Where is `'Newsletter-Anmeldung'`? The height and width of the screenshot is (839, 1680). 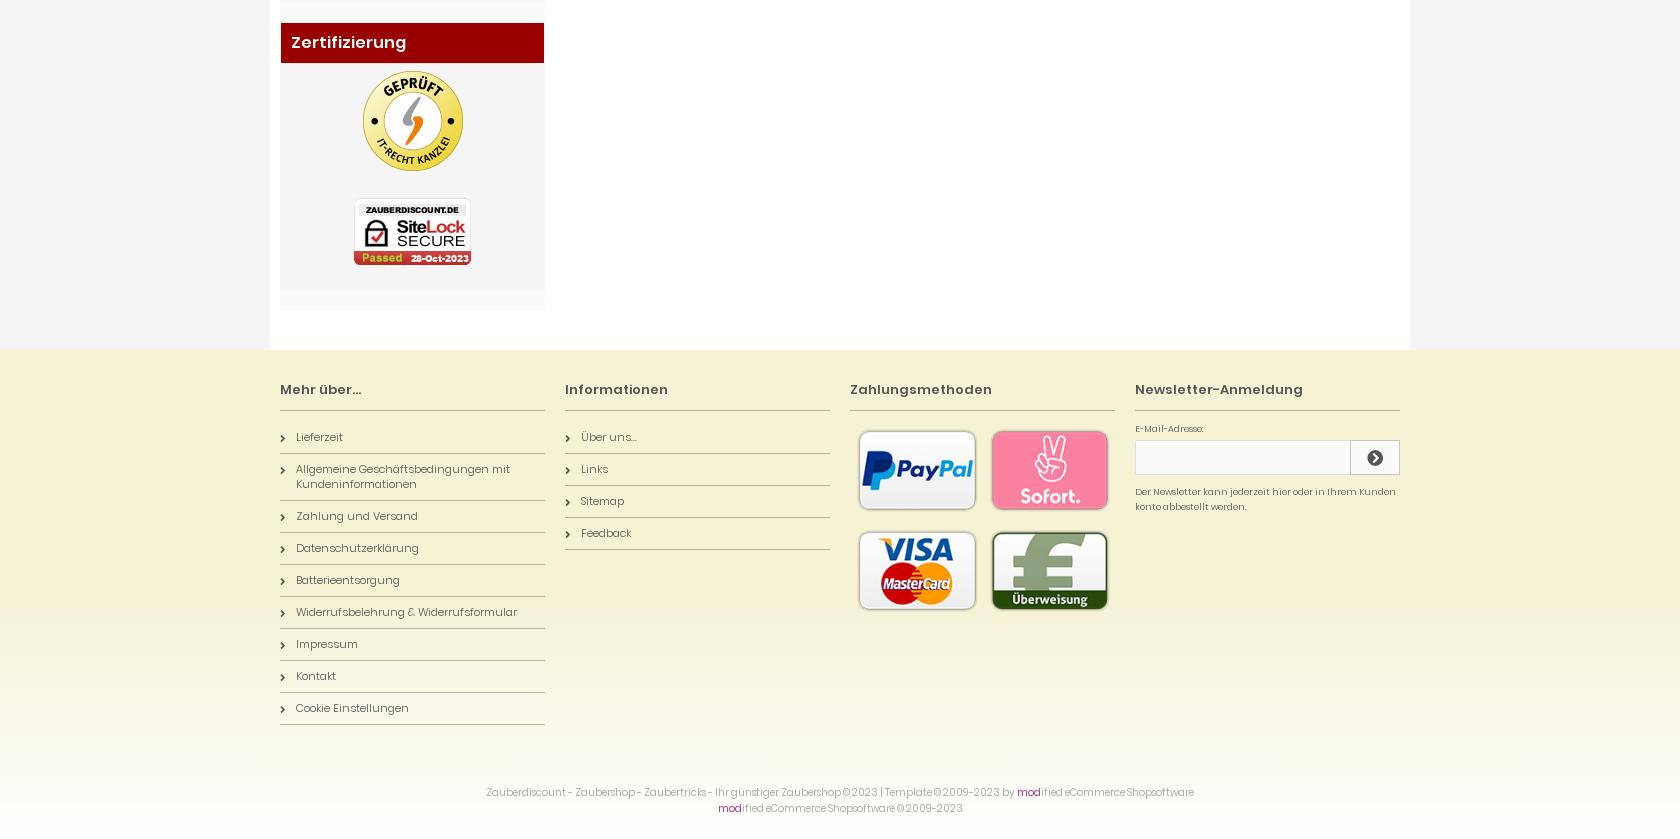
'Newsletter-Anmeldung' is located at coordinates (1135, 389).